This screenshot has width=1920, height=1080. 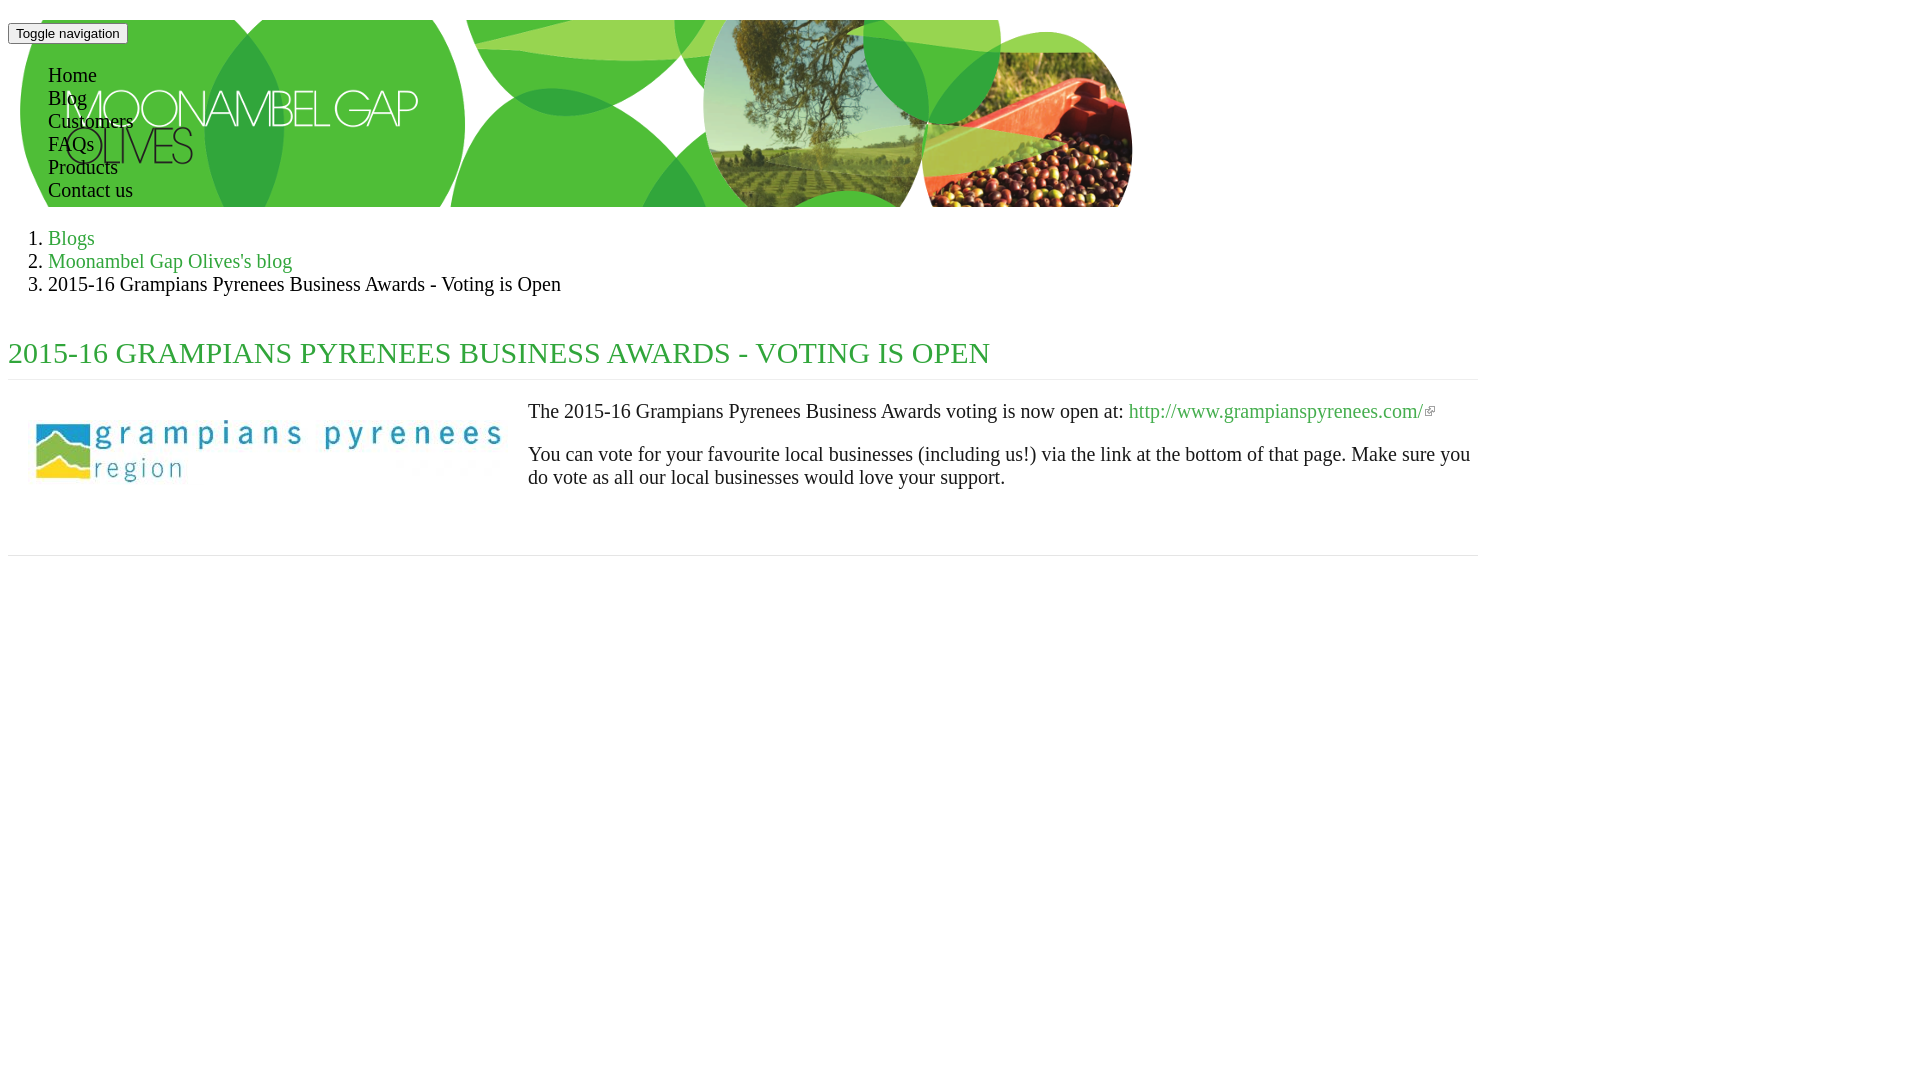 I want to click on 'Customers', so click(x=90, y=120).